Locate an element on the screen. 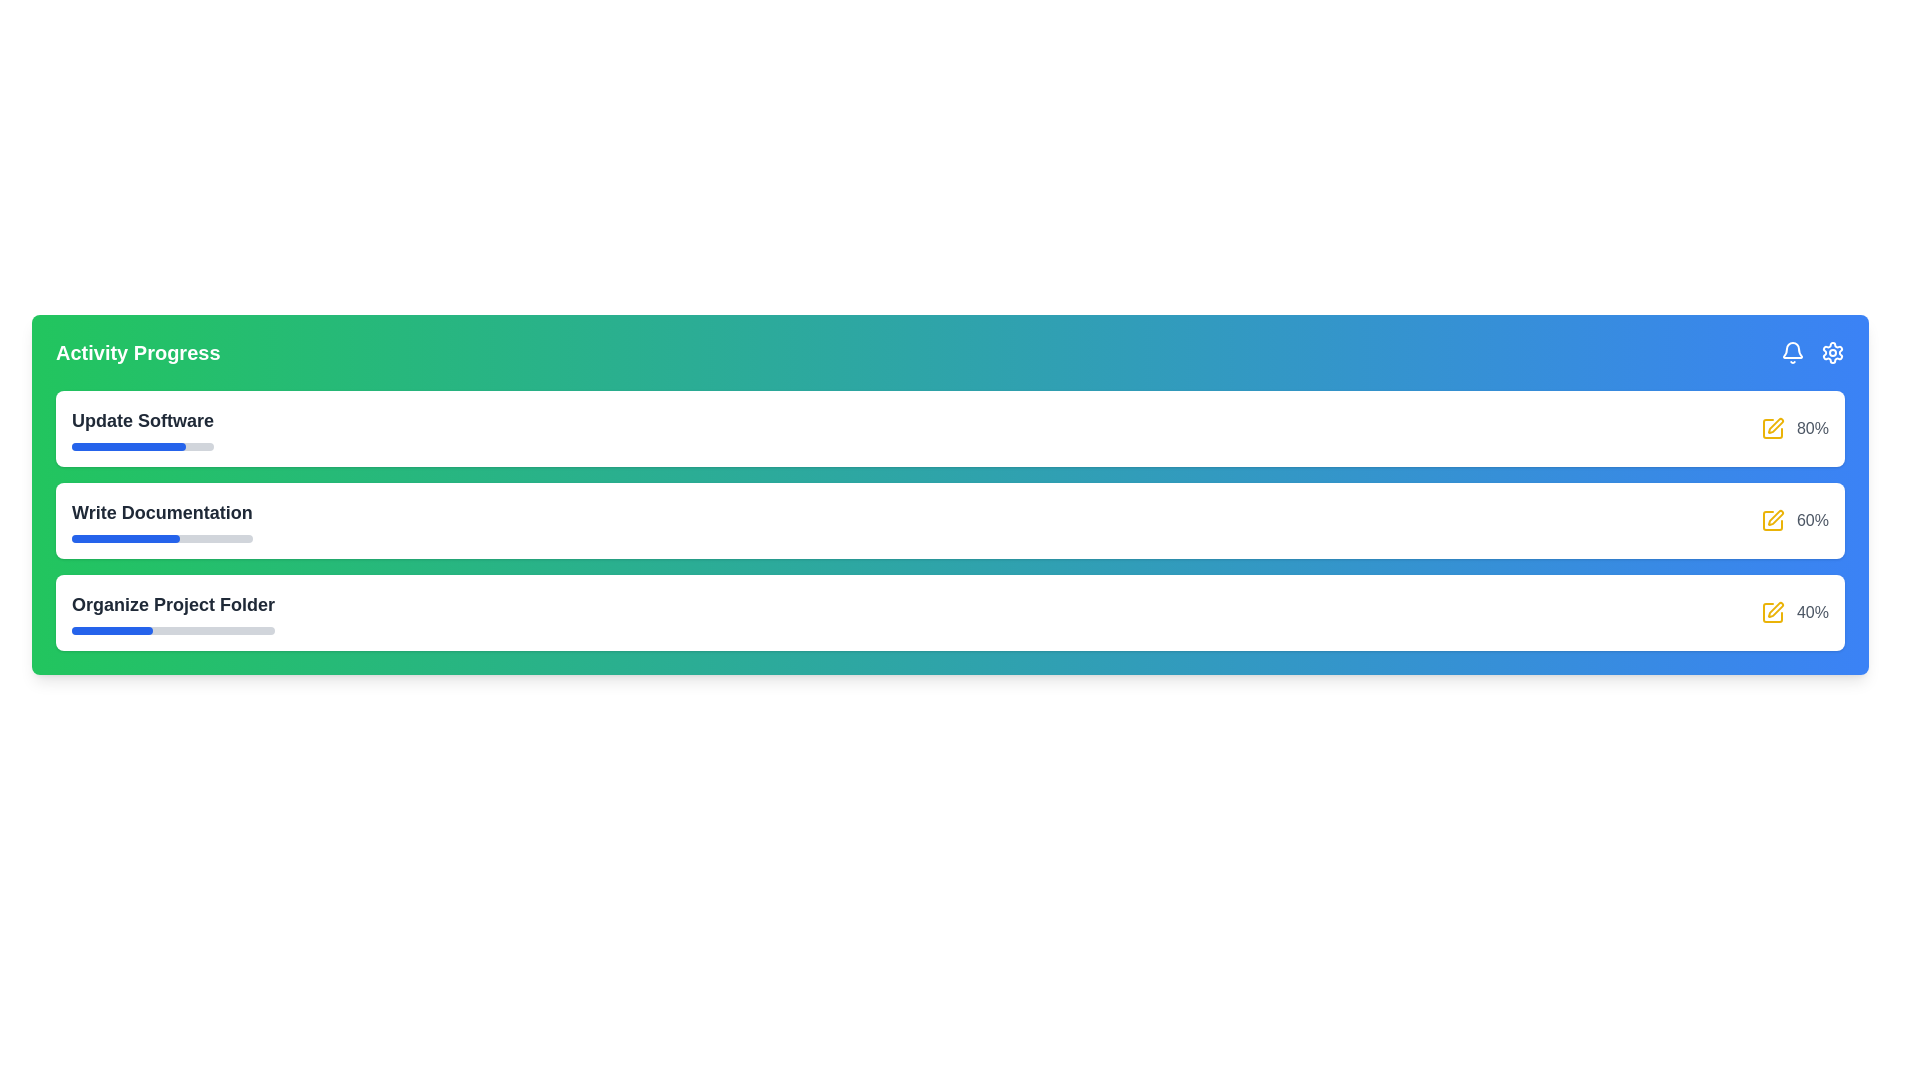 Image resolution: width=1920 pixels, height=1080 pixels. text of the left-aligned label 'Update Software' located in the first row of the progress tracker interface, which is part of a white card below the green header 'Activity Progress' is located at coordinates (142, 427).